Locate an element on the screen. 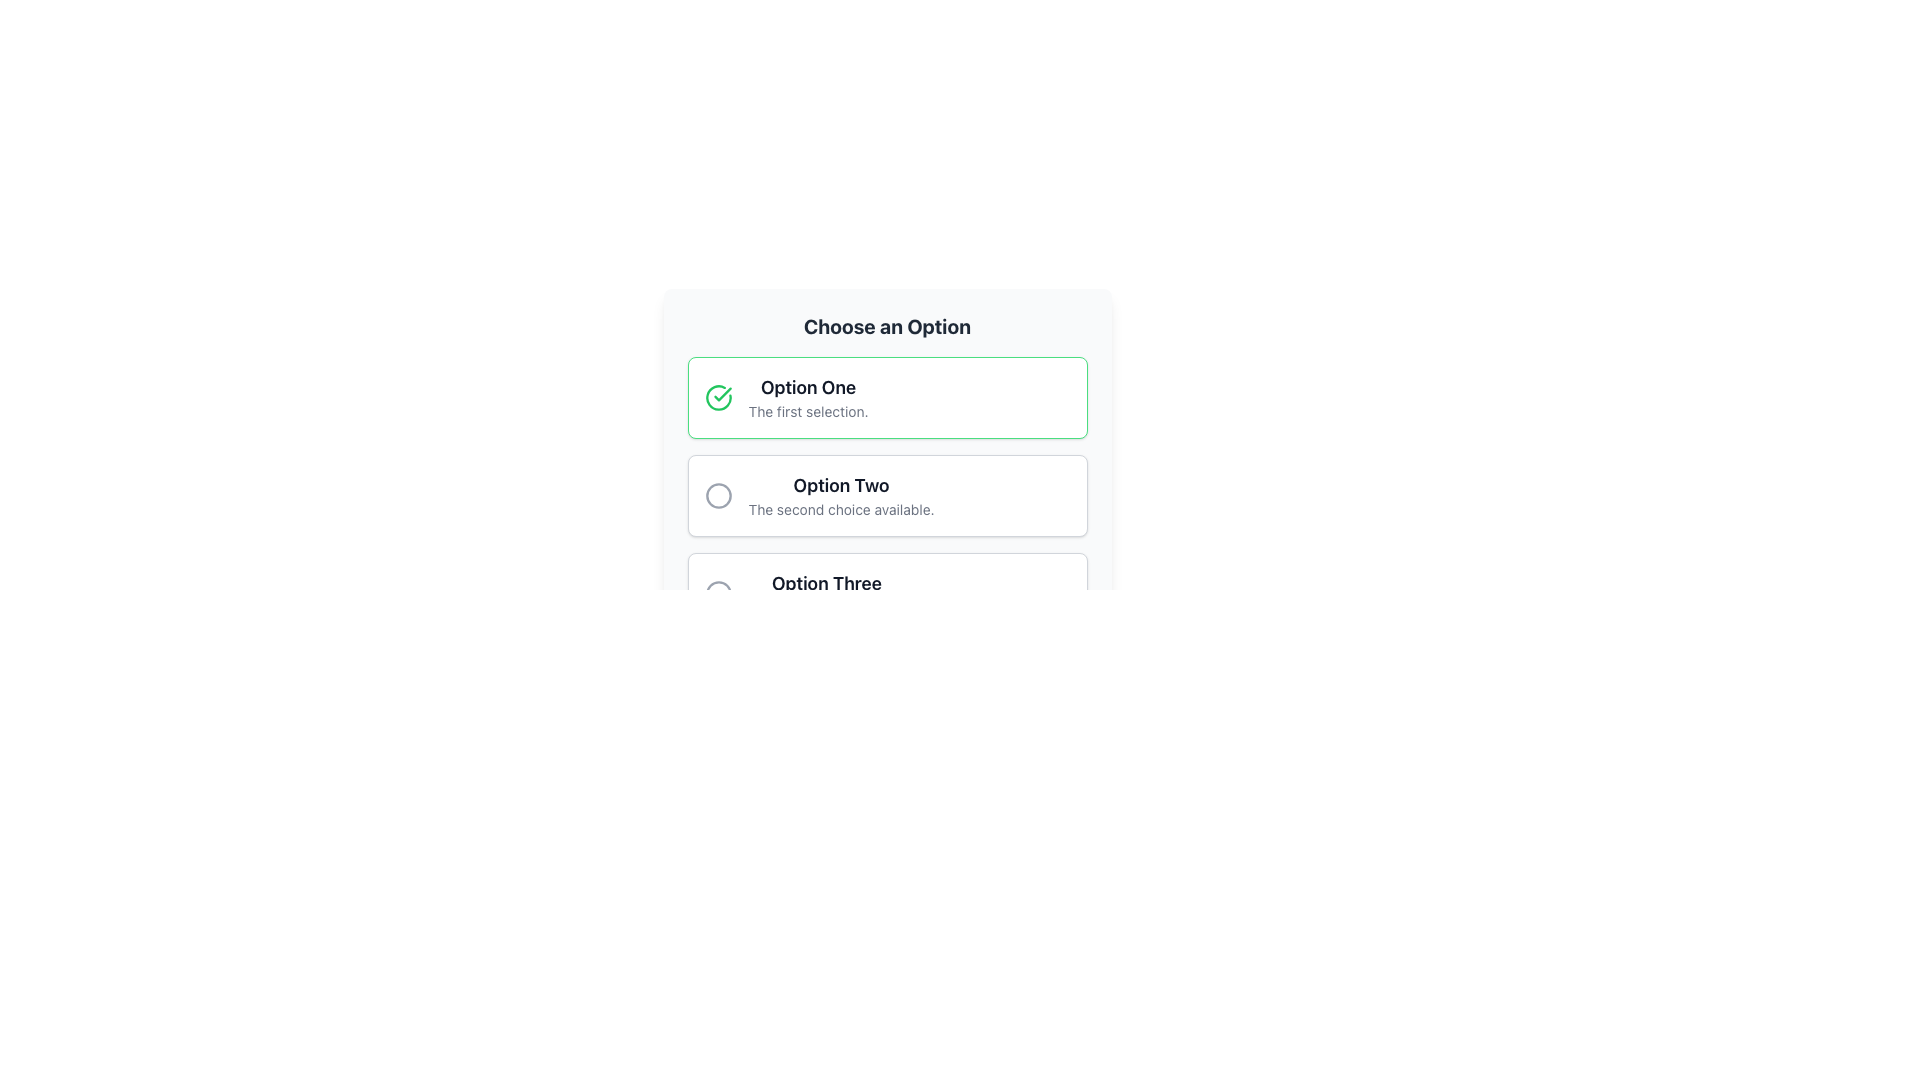 This screenshot has height=1080, width=1920. the 'Option Two' text label is located at coordinates (841, 486).